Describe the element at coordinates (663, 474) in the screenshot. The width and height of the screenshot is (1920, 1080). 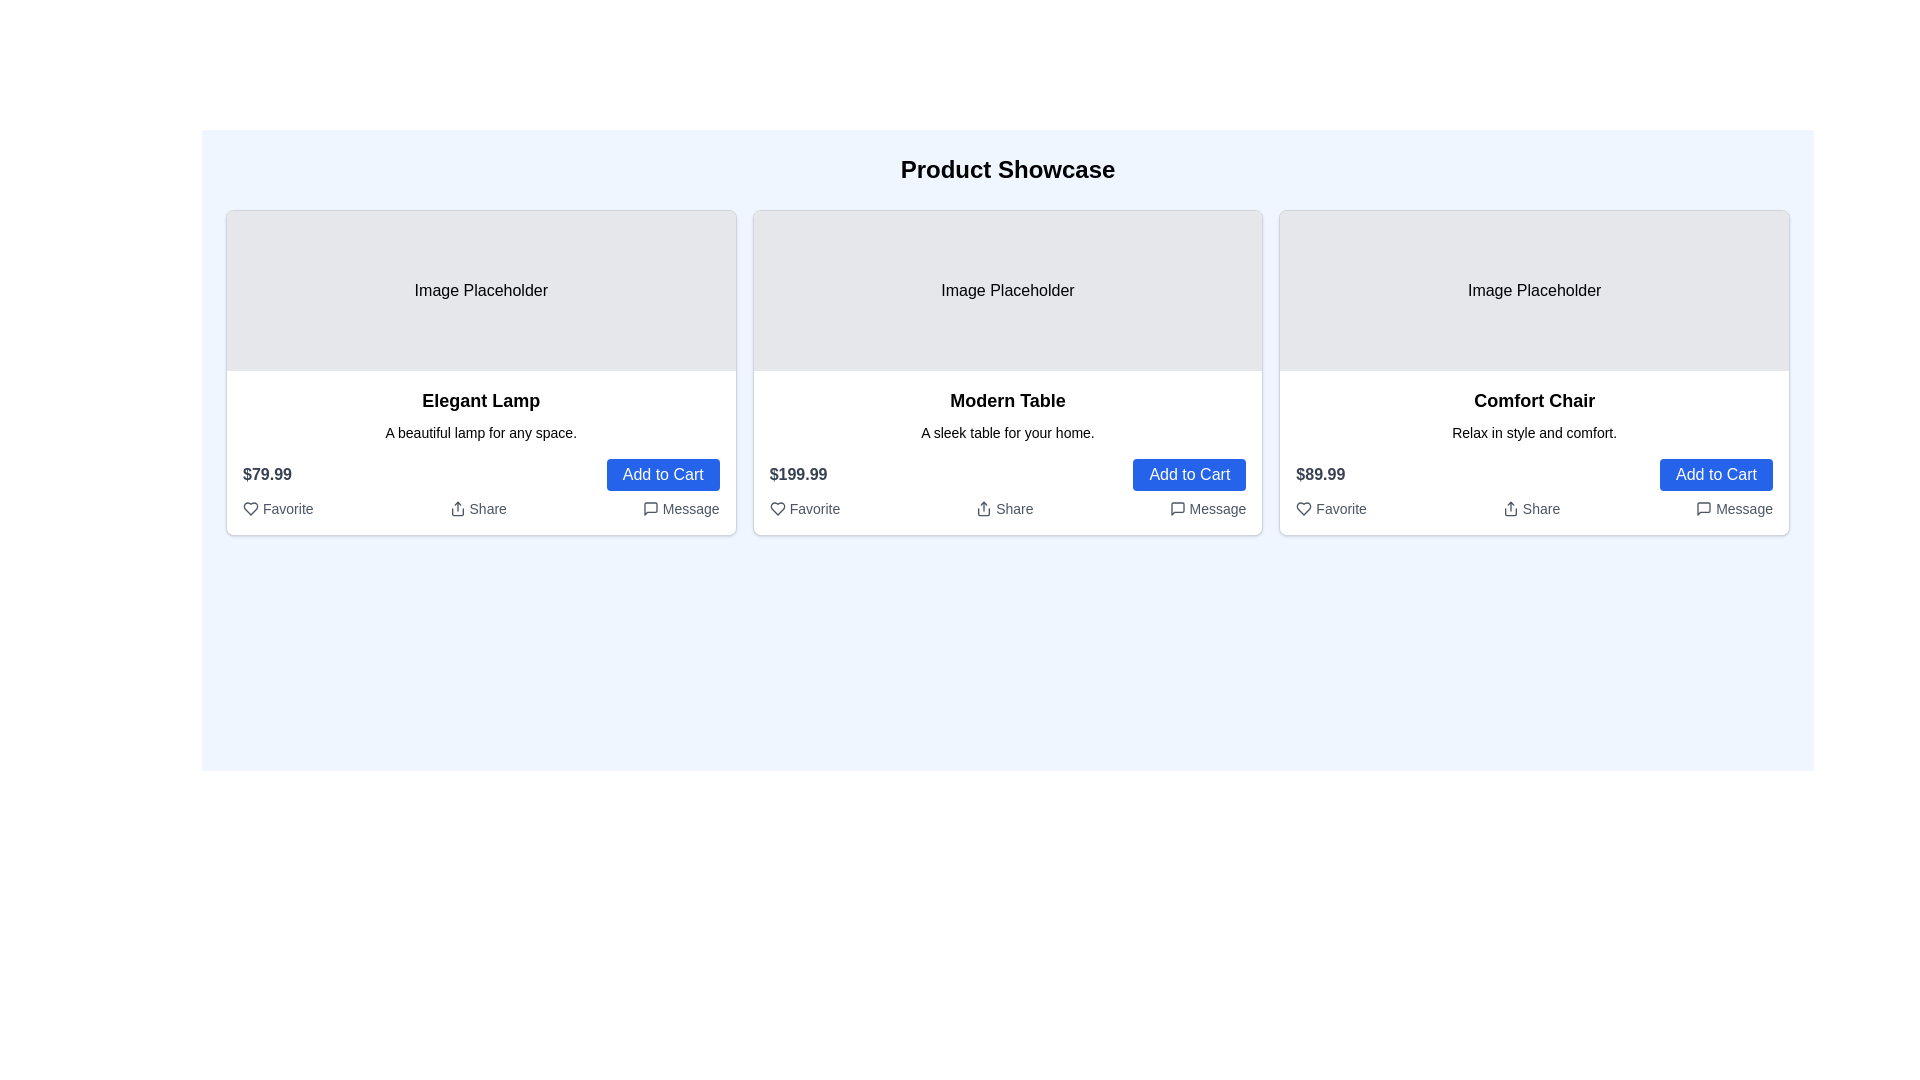
I see `the 'Add to Cart' button with a blue background and white text, located within the product card for 'Elegant Lamp'` at that location.